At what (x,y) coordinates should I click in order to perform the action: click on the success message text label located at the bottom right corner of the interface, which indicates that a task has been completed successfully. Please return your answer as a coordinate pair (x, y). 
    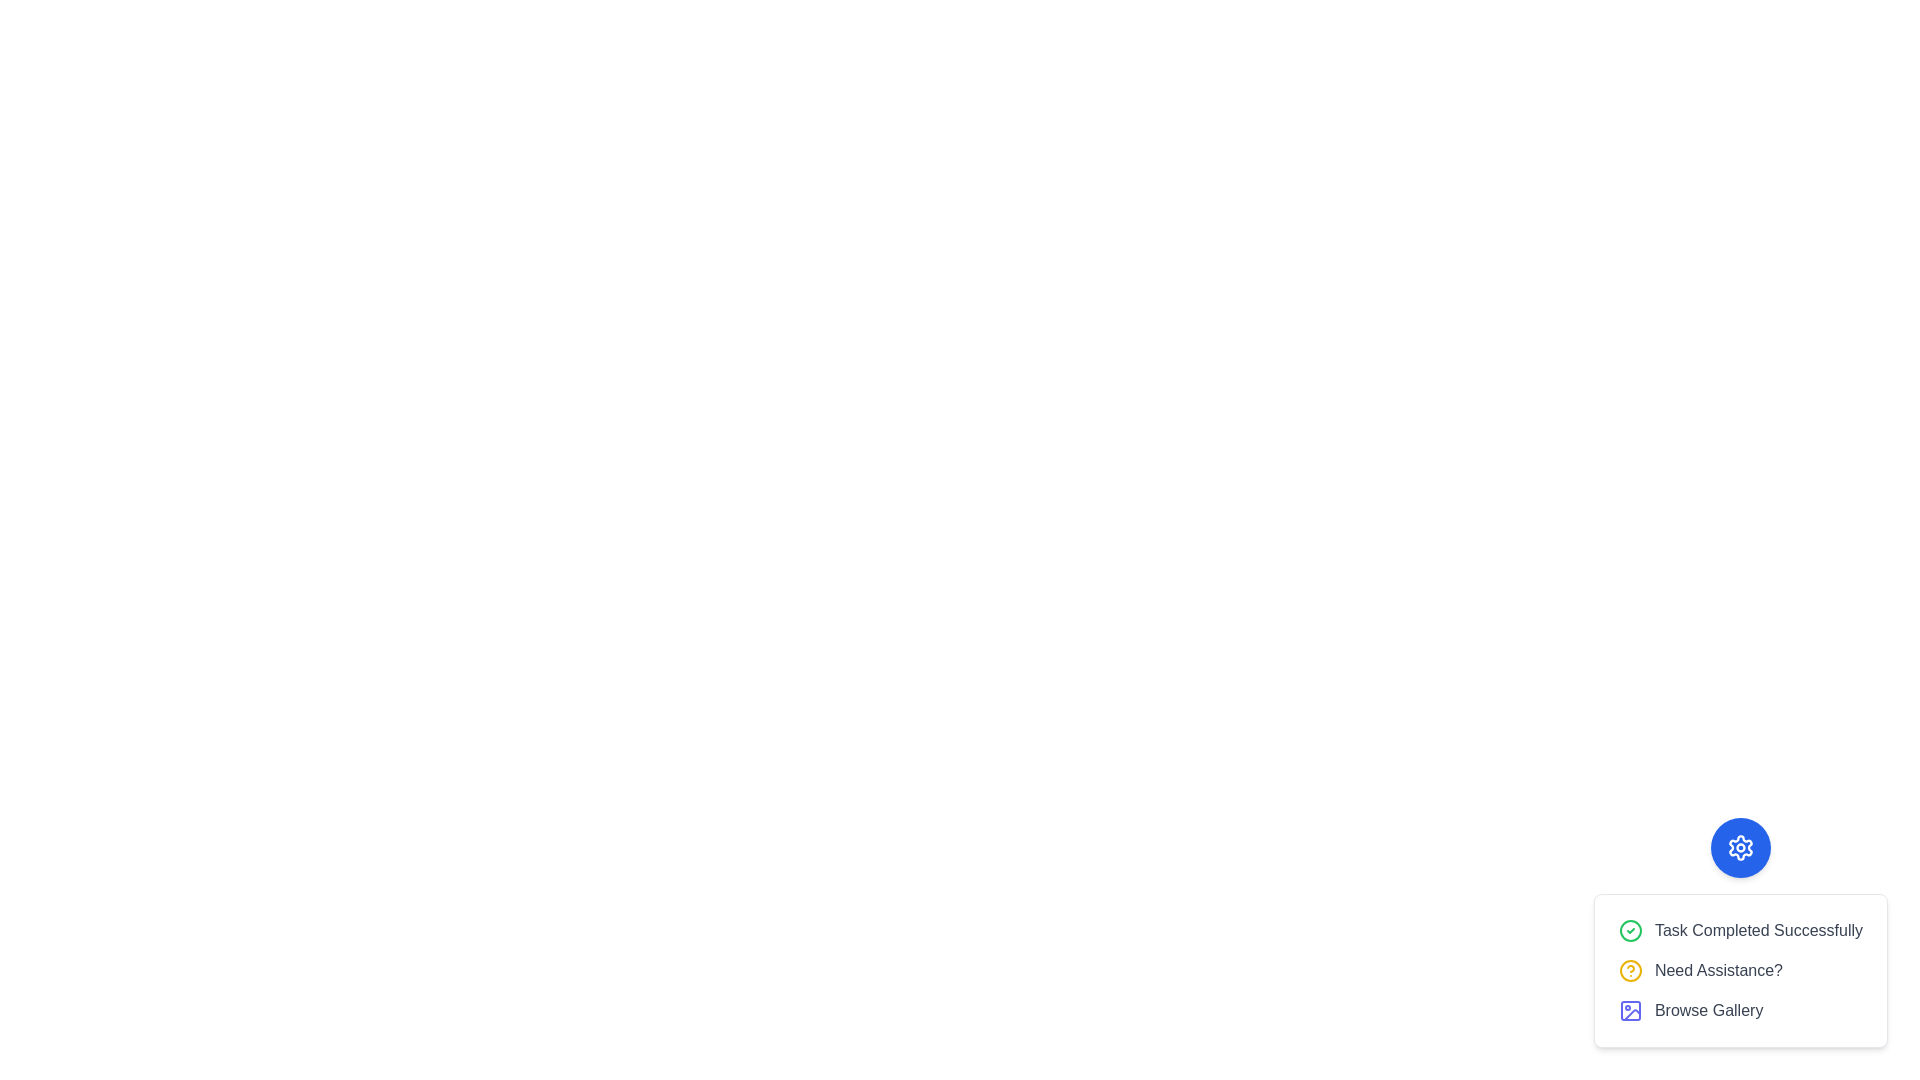
    Looking at the image, I should click on (1757, 930).